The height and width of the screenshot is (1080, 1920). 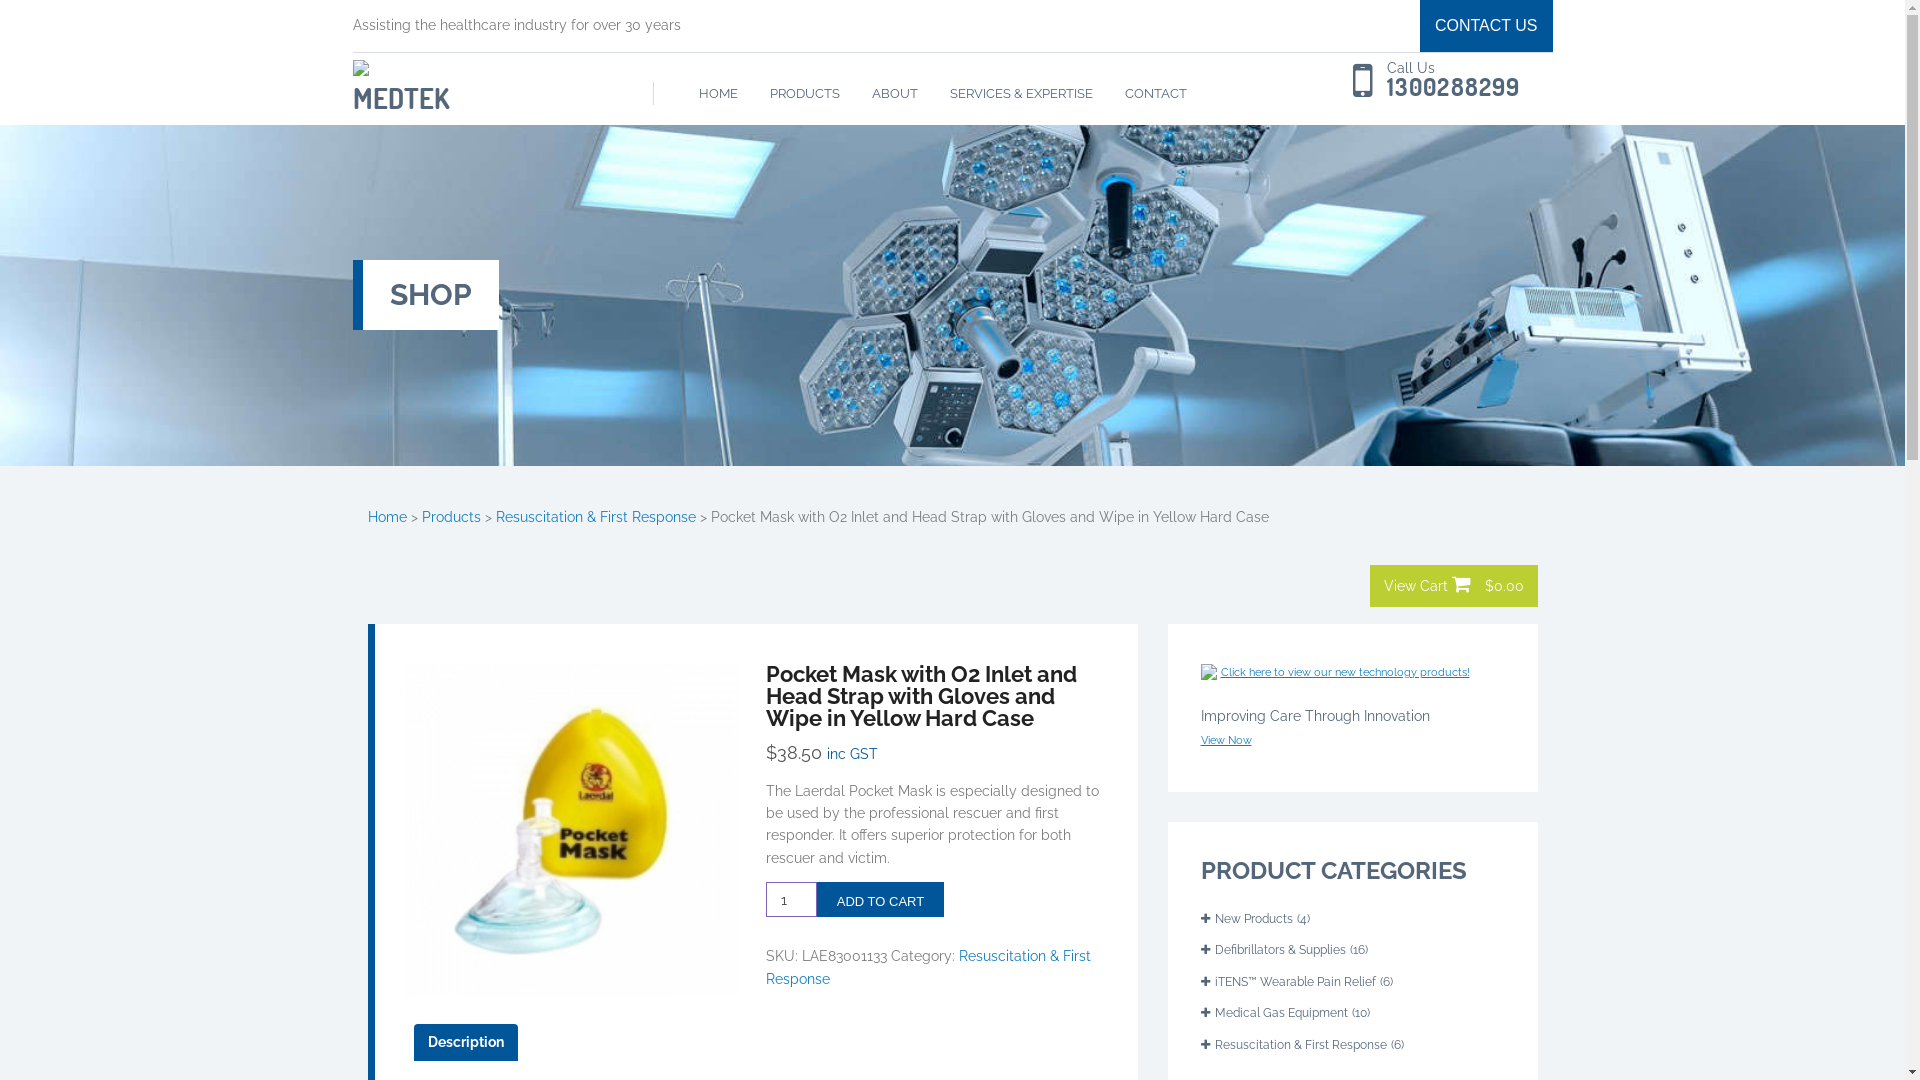 What do you see at coordinates (1454, 585) in the screenshot?
I see `'View Cart $0.00'` at bounding box center [1454, 585].